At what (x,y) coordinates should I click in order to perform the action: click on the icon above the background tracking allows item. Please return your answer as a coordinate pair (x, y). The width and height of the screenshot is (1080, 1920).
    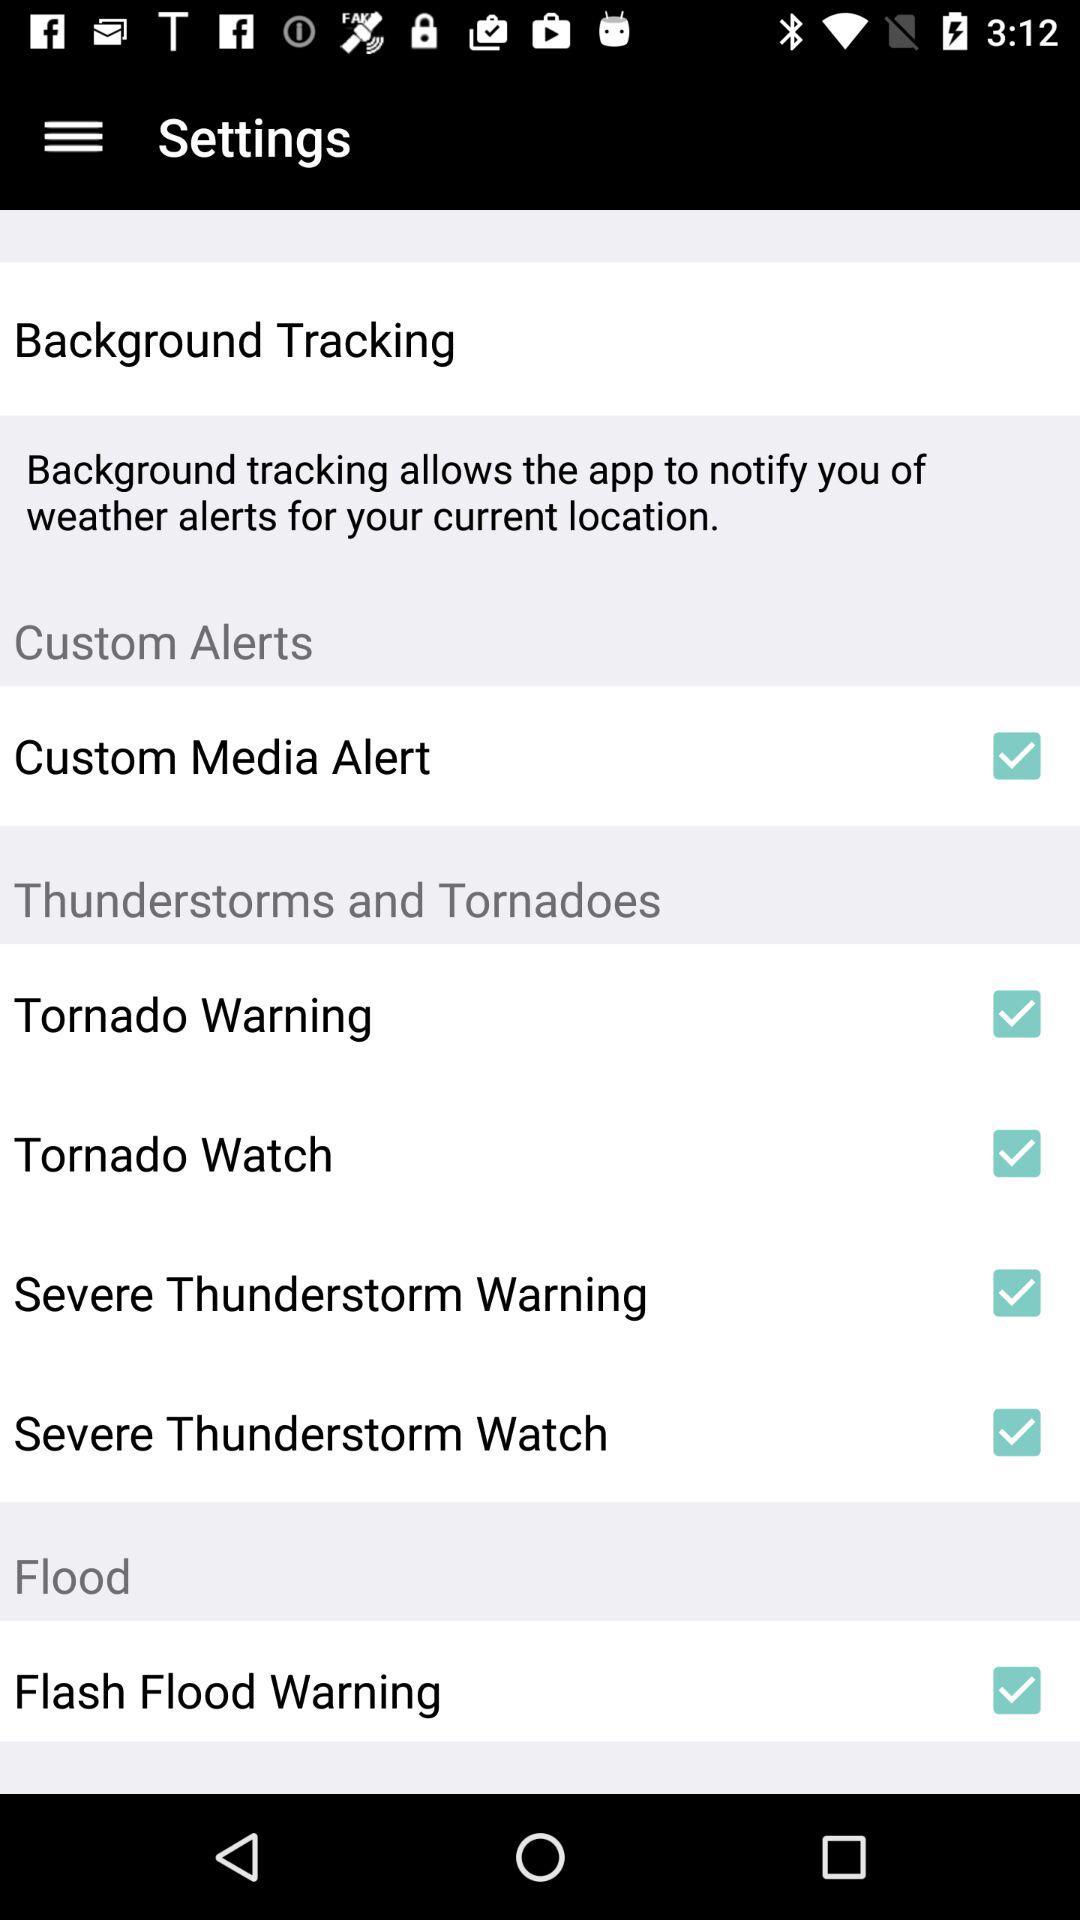
    Looking at the image, I should click on (1017, 339).